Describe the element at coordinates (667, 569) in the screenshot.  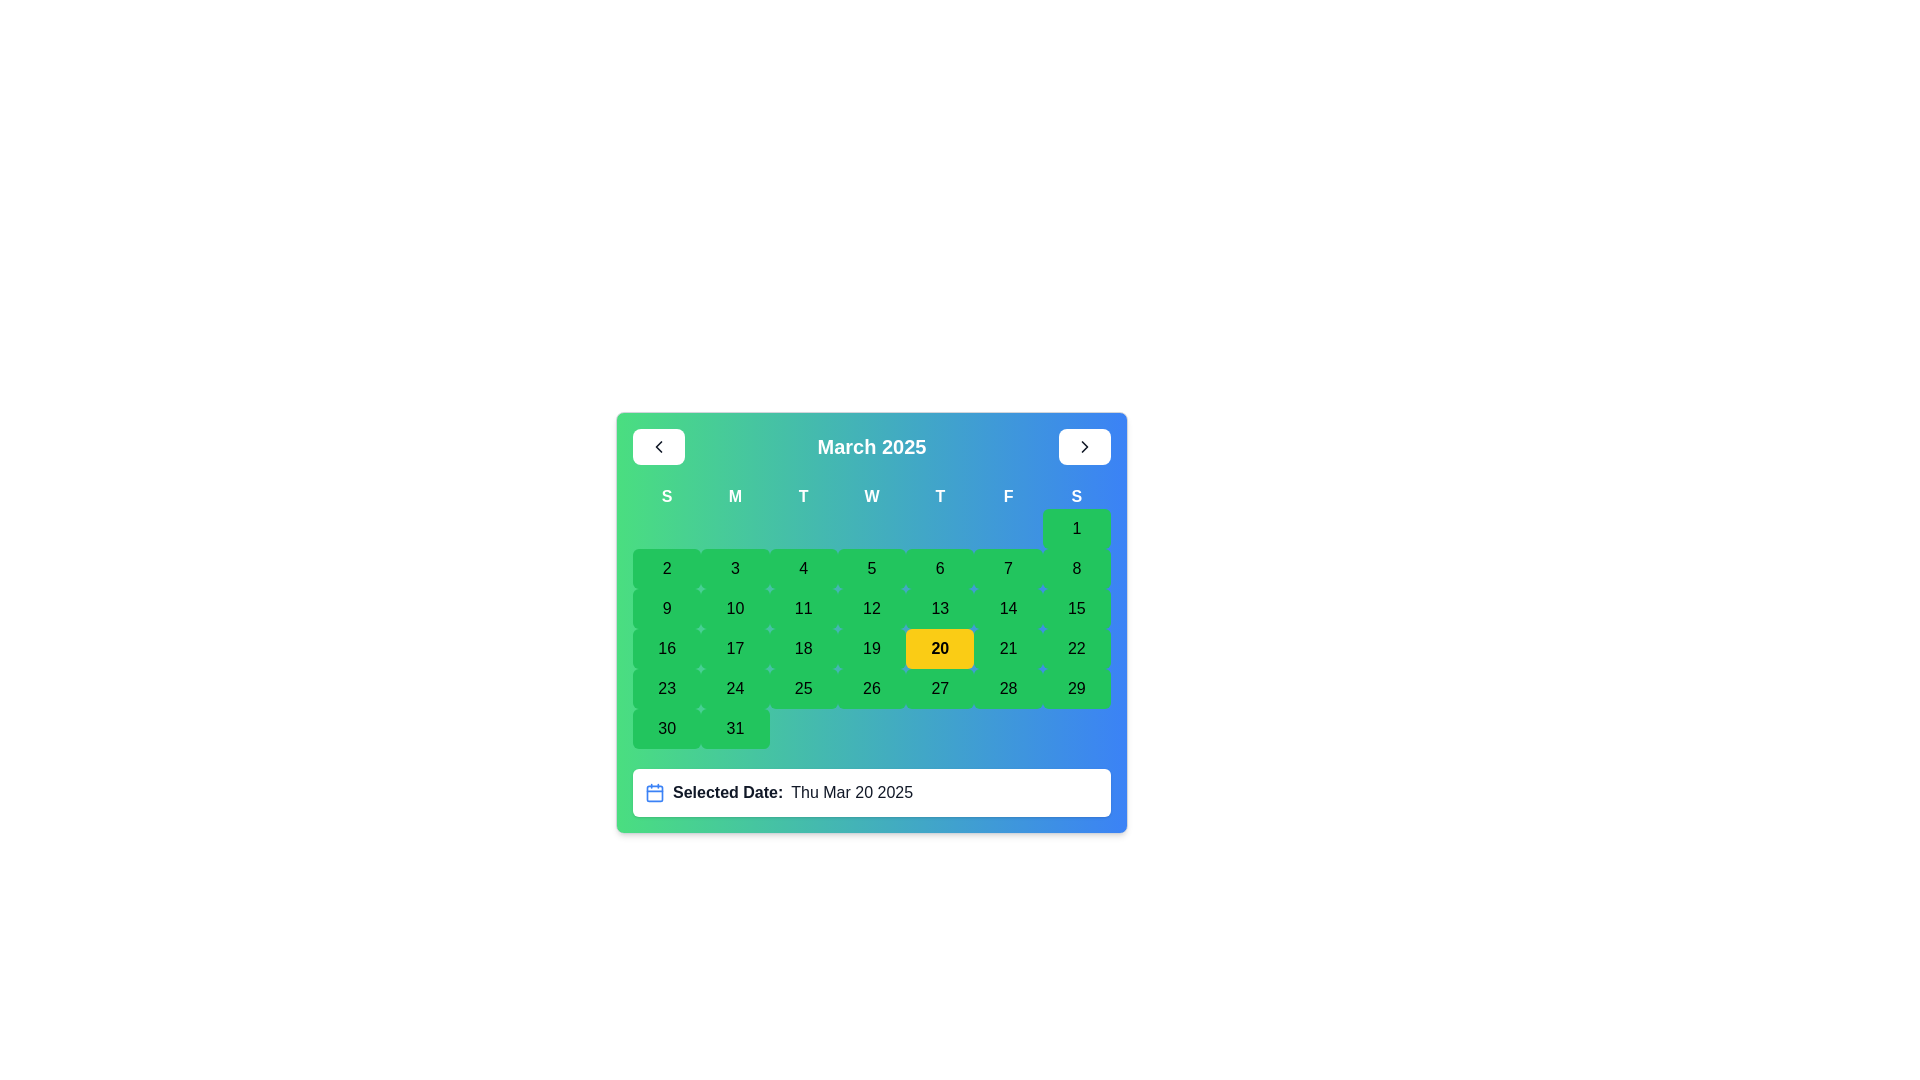
I see `the green square button with the number '2' in bold black font` at that location.